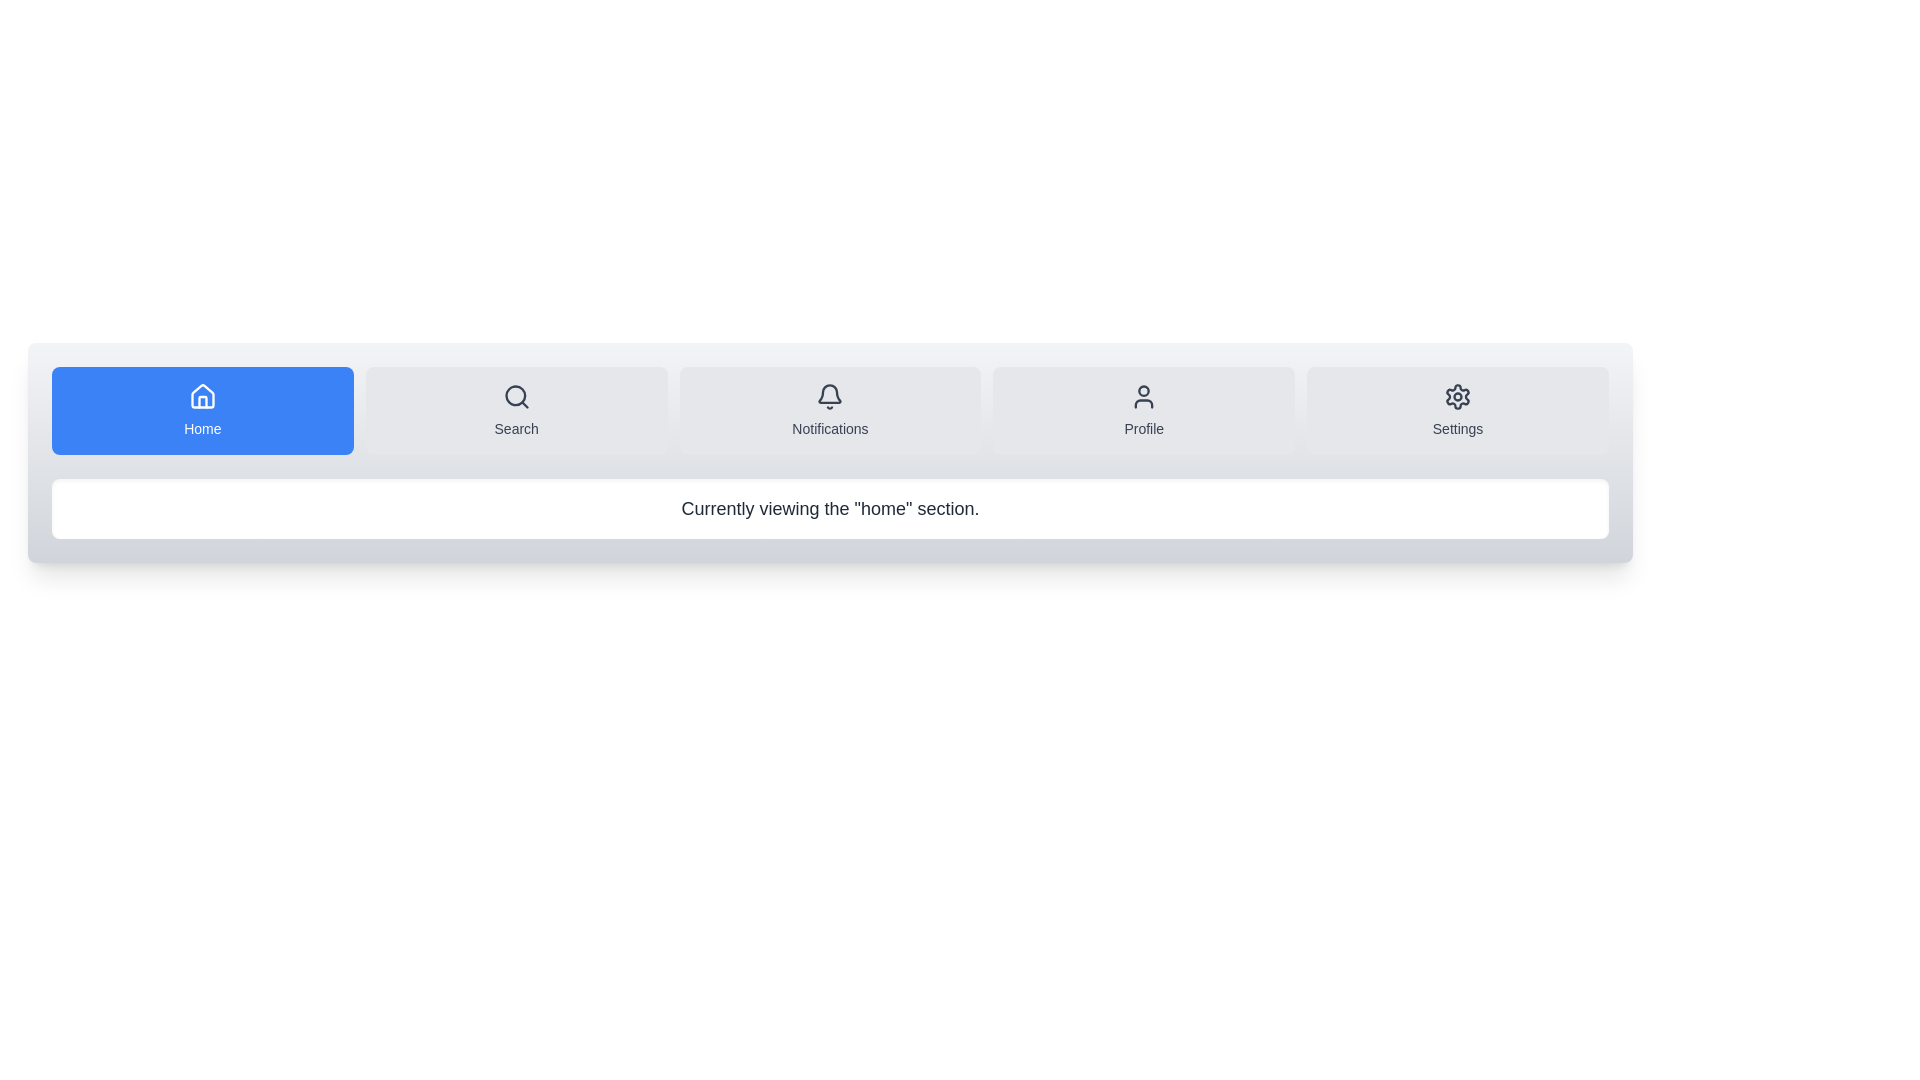 This screenshot has height=1080, width=1920. Describe the element at coordinates (202, 427) in the screenshot. I see `the 'Home' text label, which is styled in white on a blue background and positioned at the bottom of a button in the navigation bar` at that location.